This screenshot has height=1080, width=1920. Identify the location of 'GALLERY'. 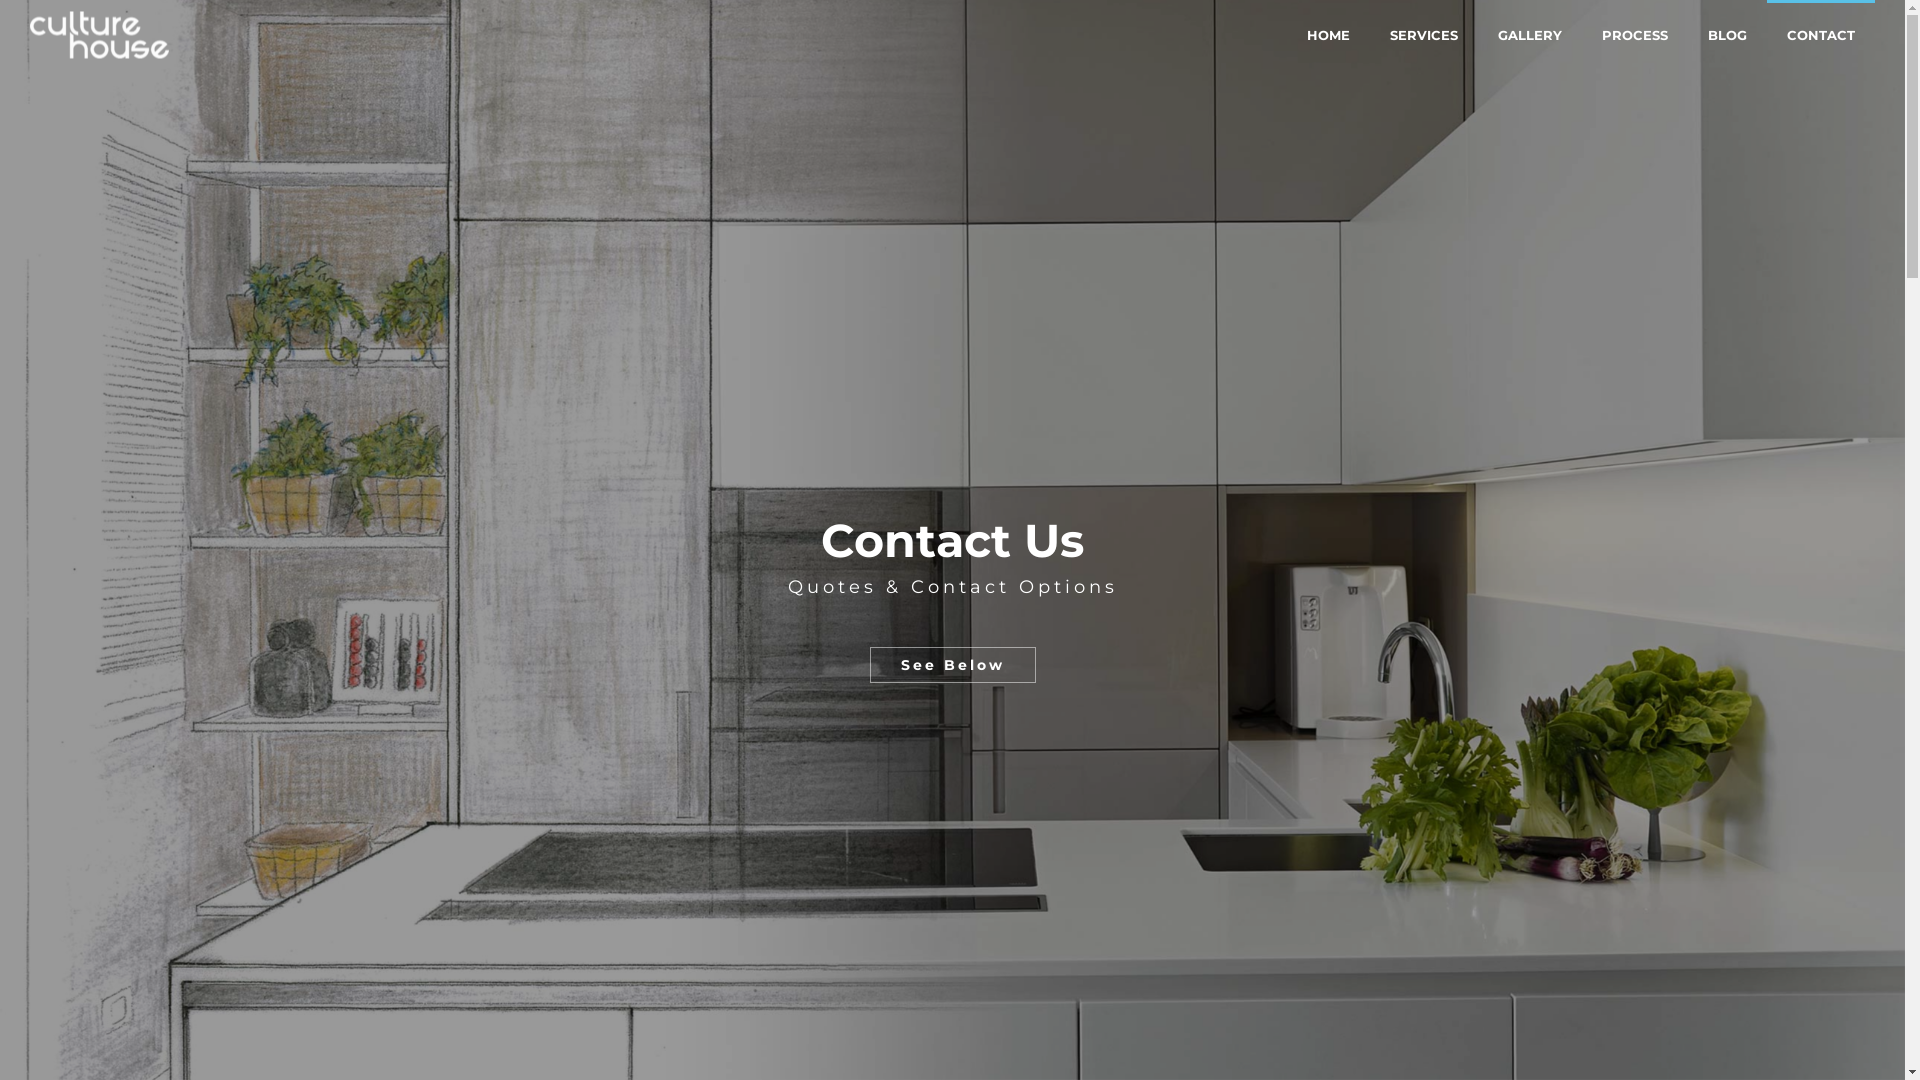
(1529, 34).